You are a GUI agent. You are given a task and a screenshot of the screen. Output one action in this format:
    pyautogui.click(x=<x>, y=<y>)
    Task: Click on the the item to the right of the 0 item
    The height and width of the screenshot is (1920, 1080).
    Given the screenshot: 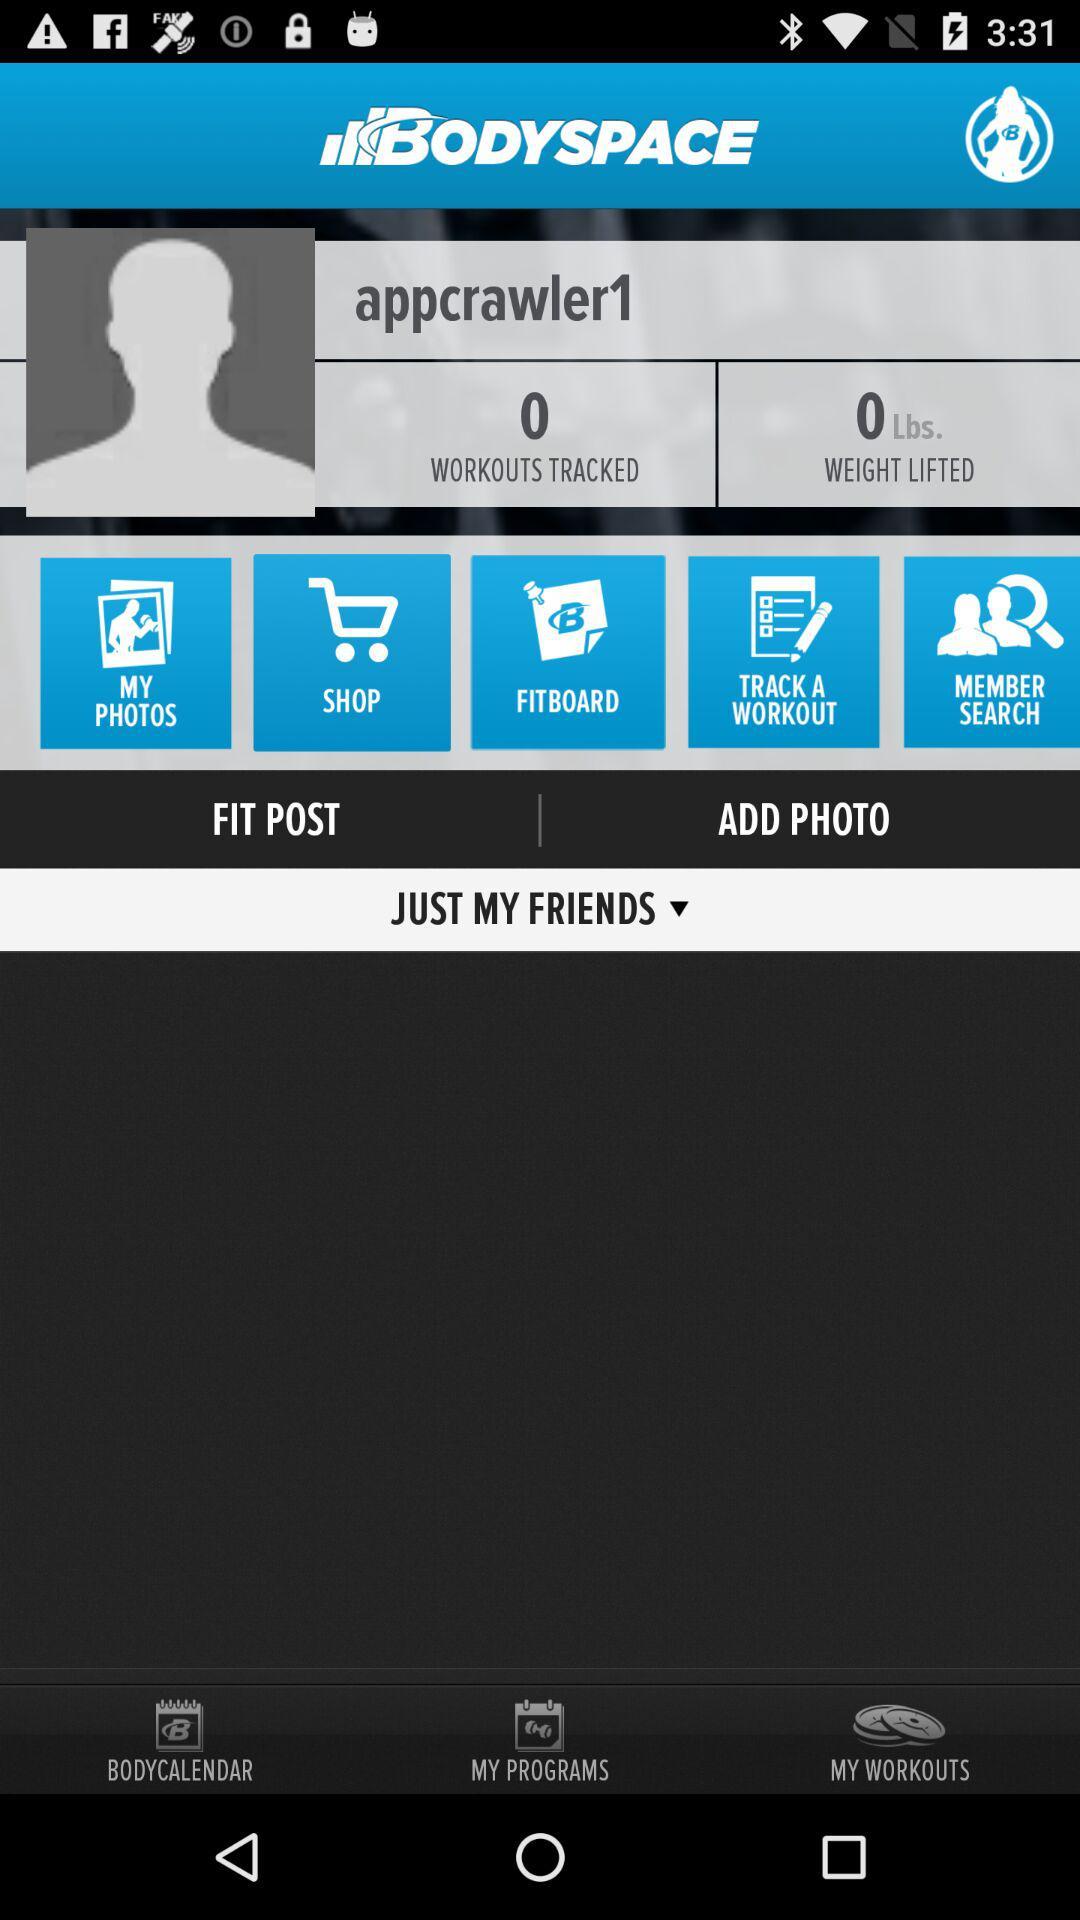 What is the action you would take?
    pyautogui.click(x=917, y=426)
    